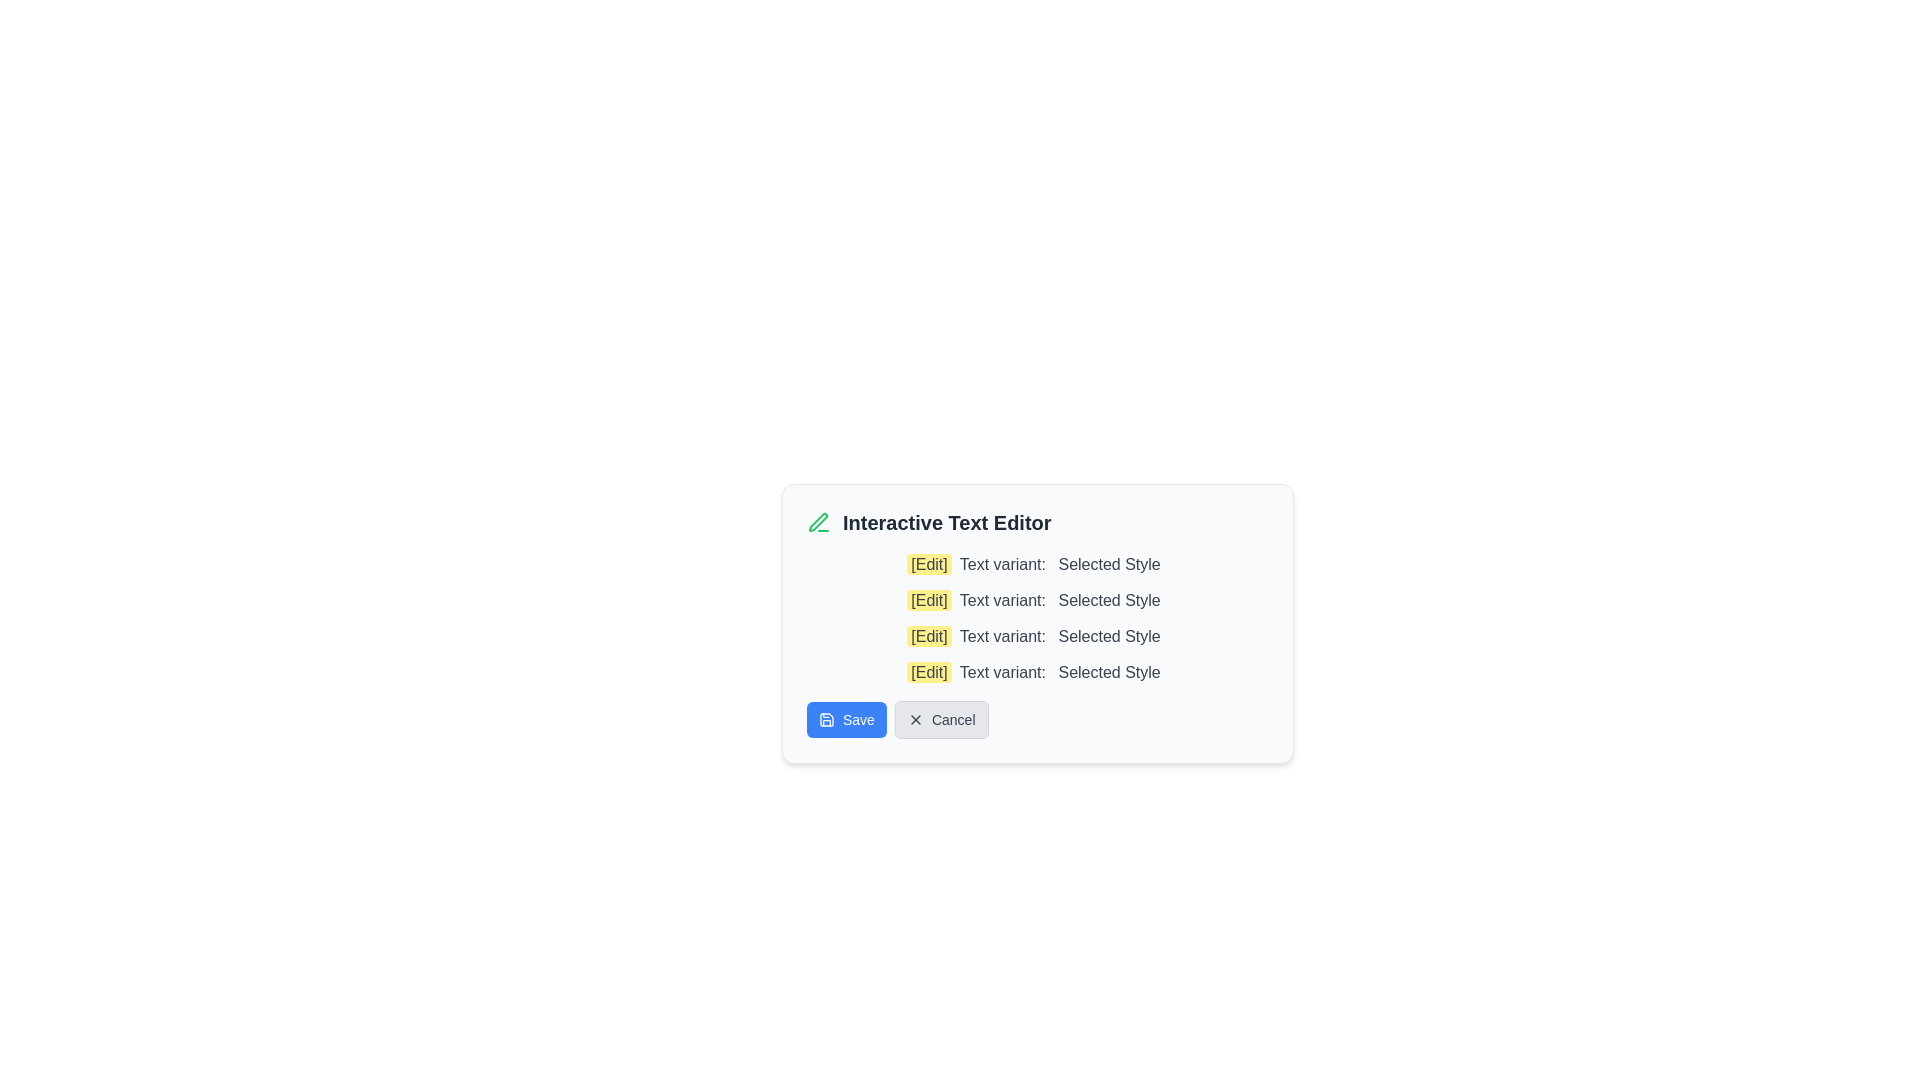  What do you see at coordinates (1037, 720) in the screenshot?
I see `the group of interactive buttons labeled 'Save' and 'Cancel'` at bounding box center [1037, 720].